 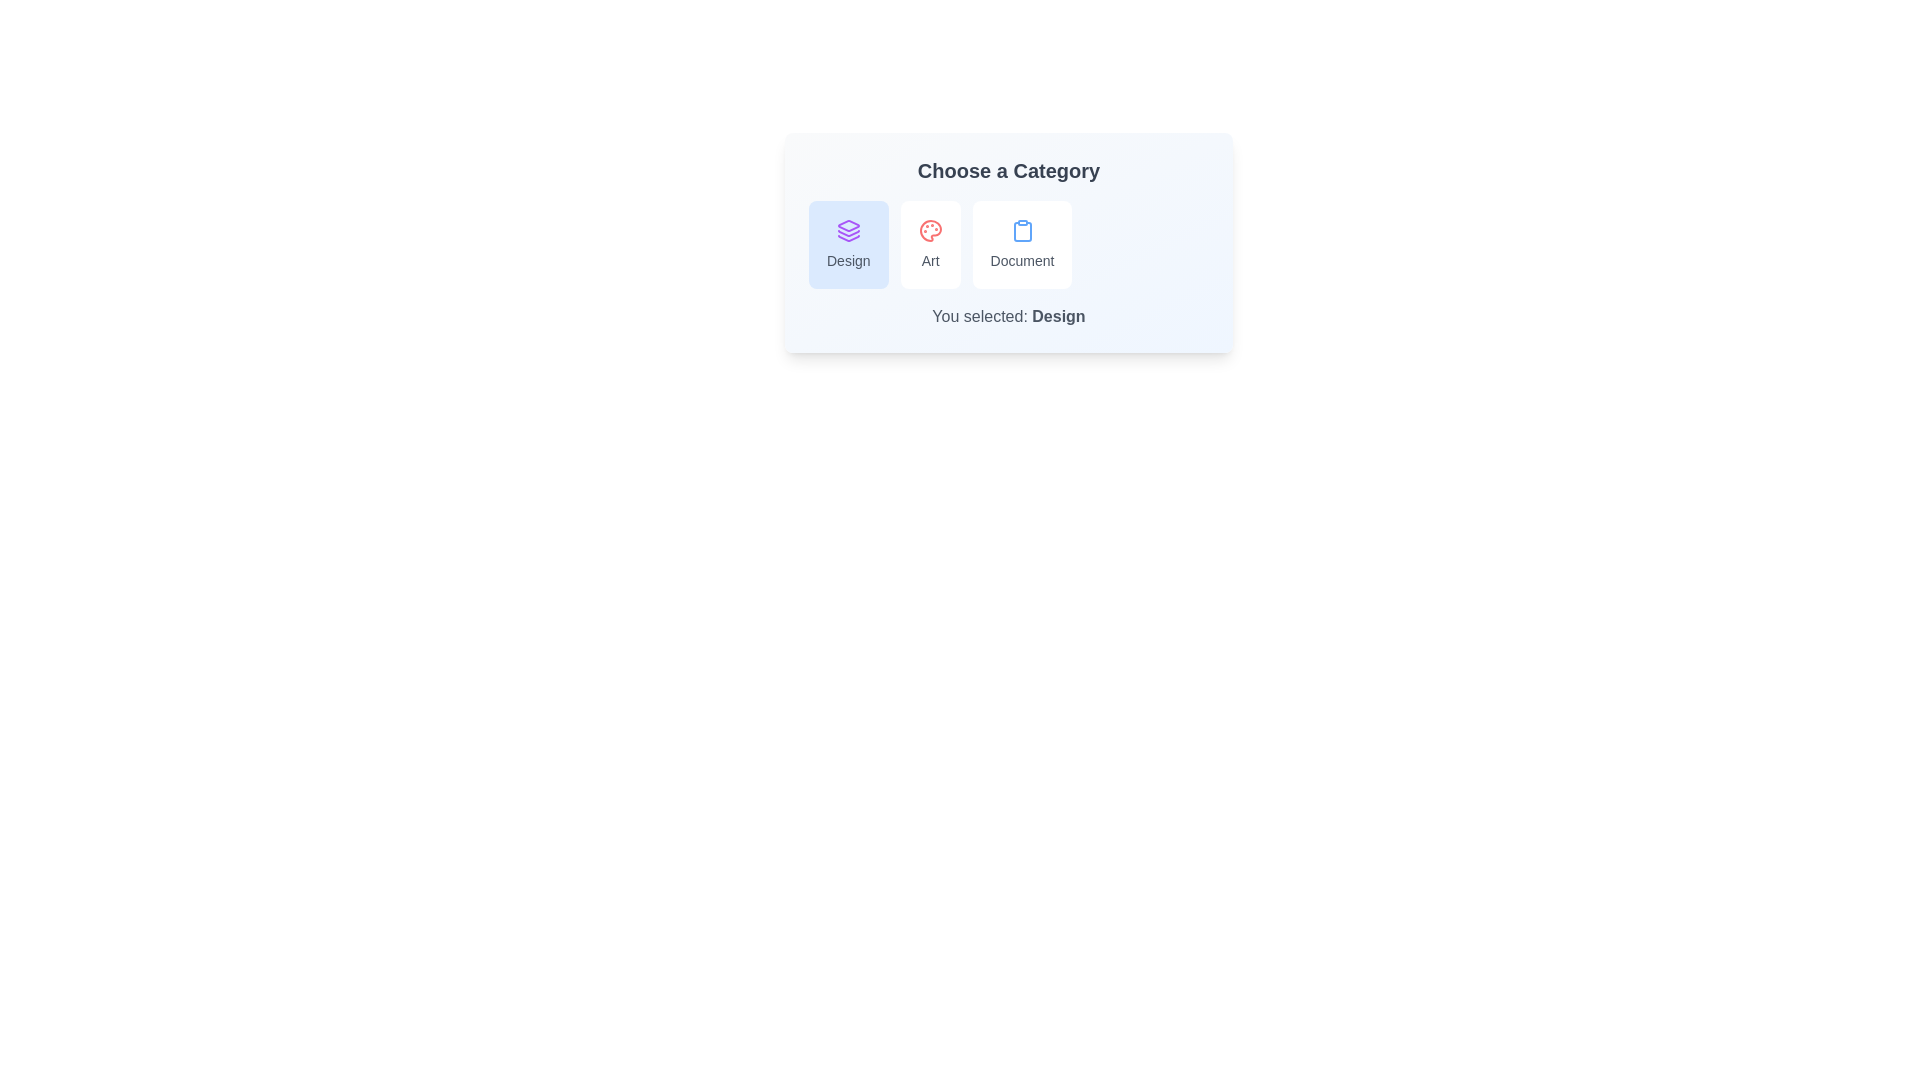 I want to click on the category Document by clicking on its respective chip, so click(x=1022, y=244).